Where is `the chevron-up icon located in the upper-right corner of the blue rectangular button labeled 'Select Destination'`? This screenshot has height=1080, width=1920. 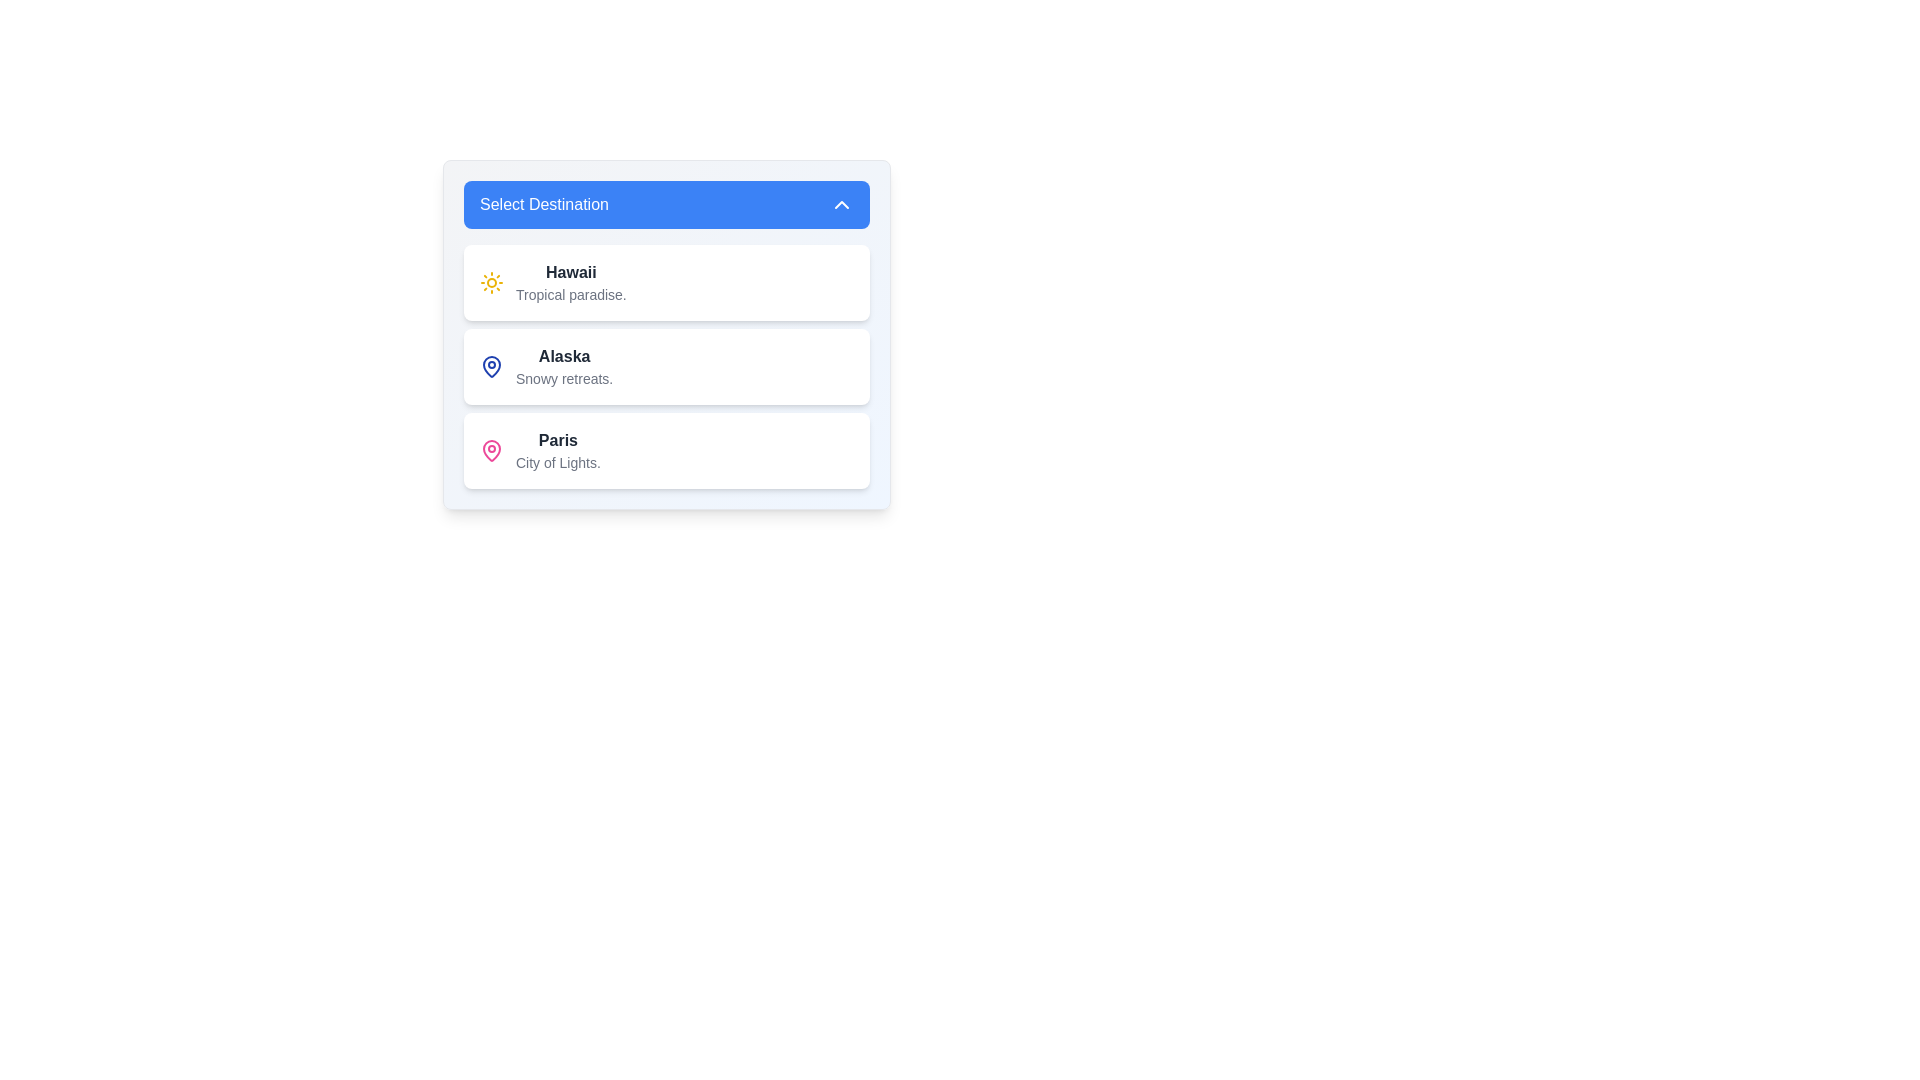
the chevron-up icon located in the upper-right corner of the blue rectangular button labeled 'Select Destination' is located at coordinates (841, 204).